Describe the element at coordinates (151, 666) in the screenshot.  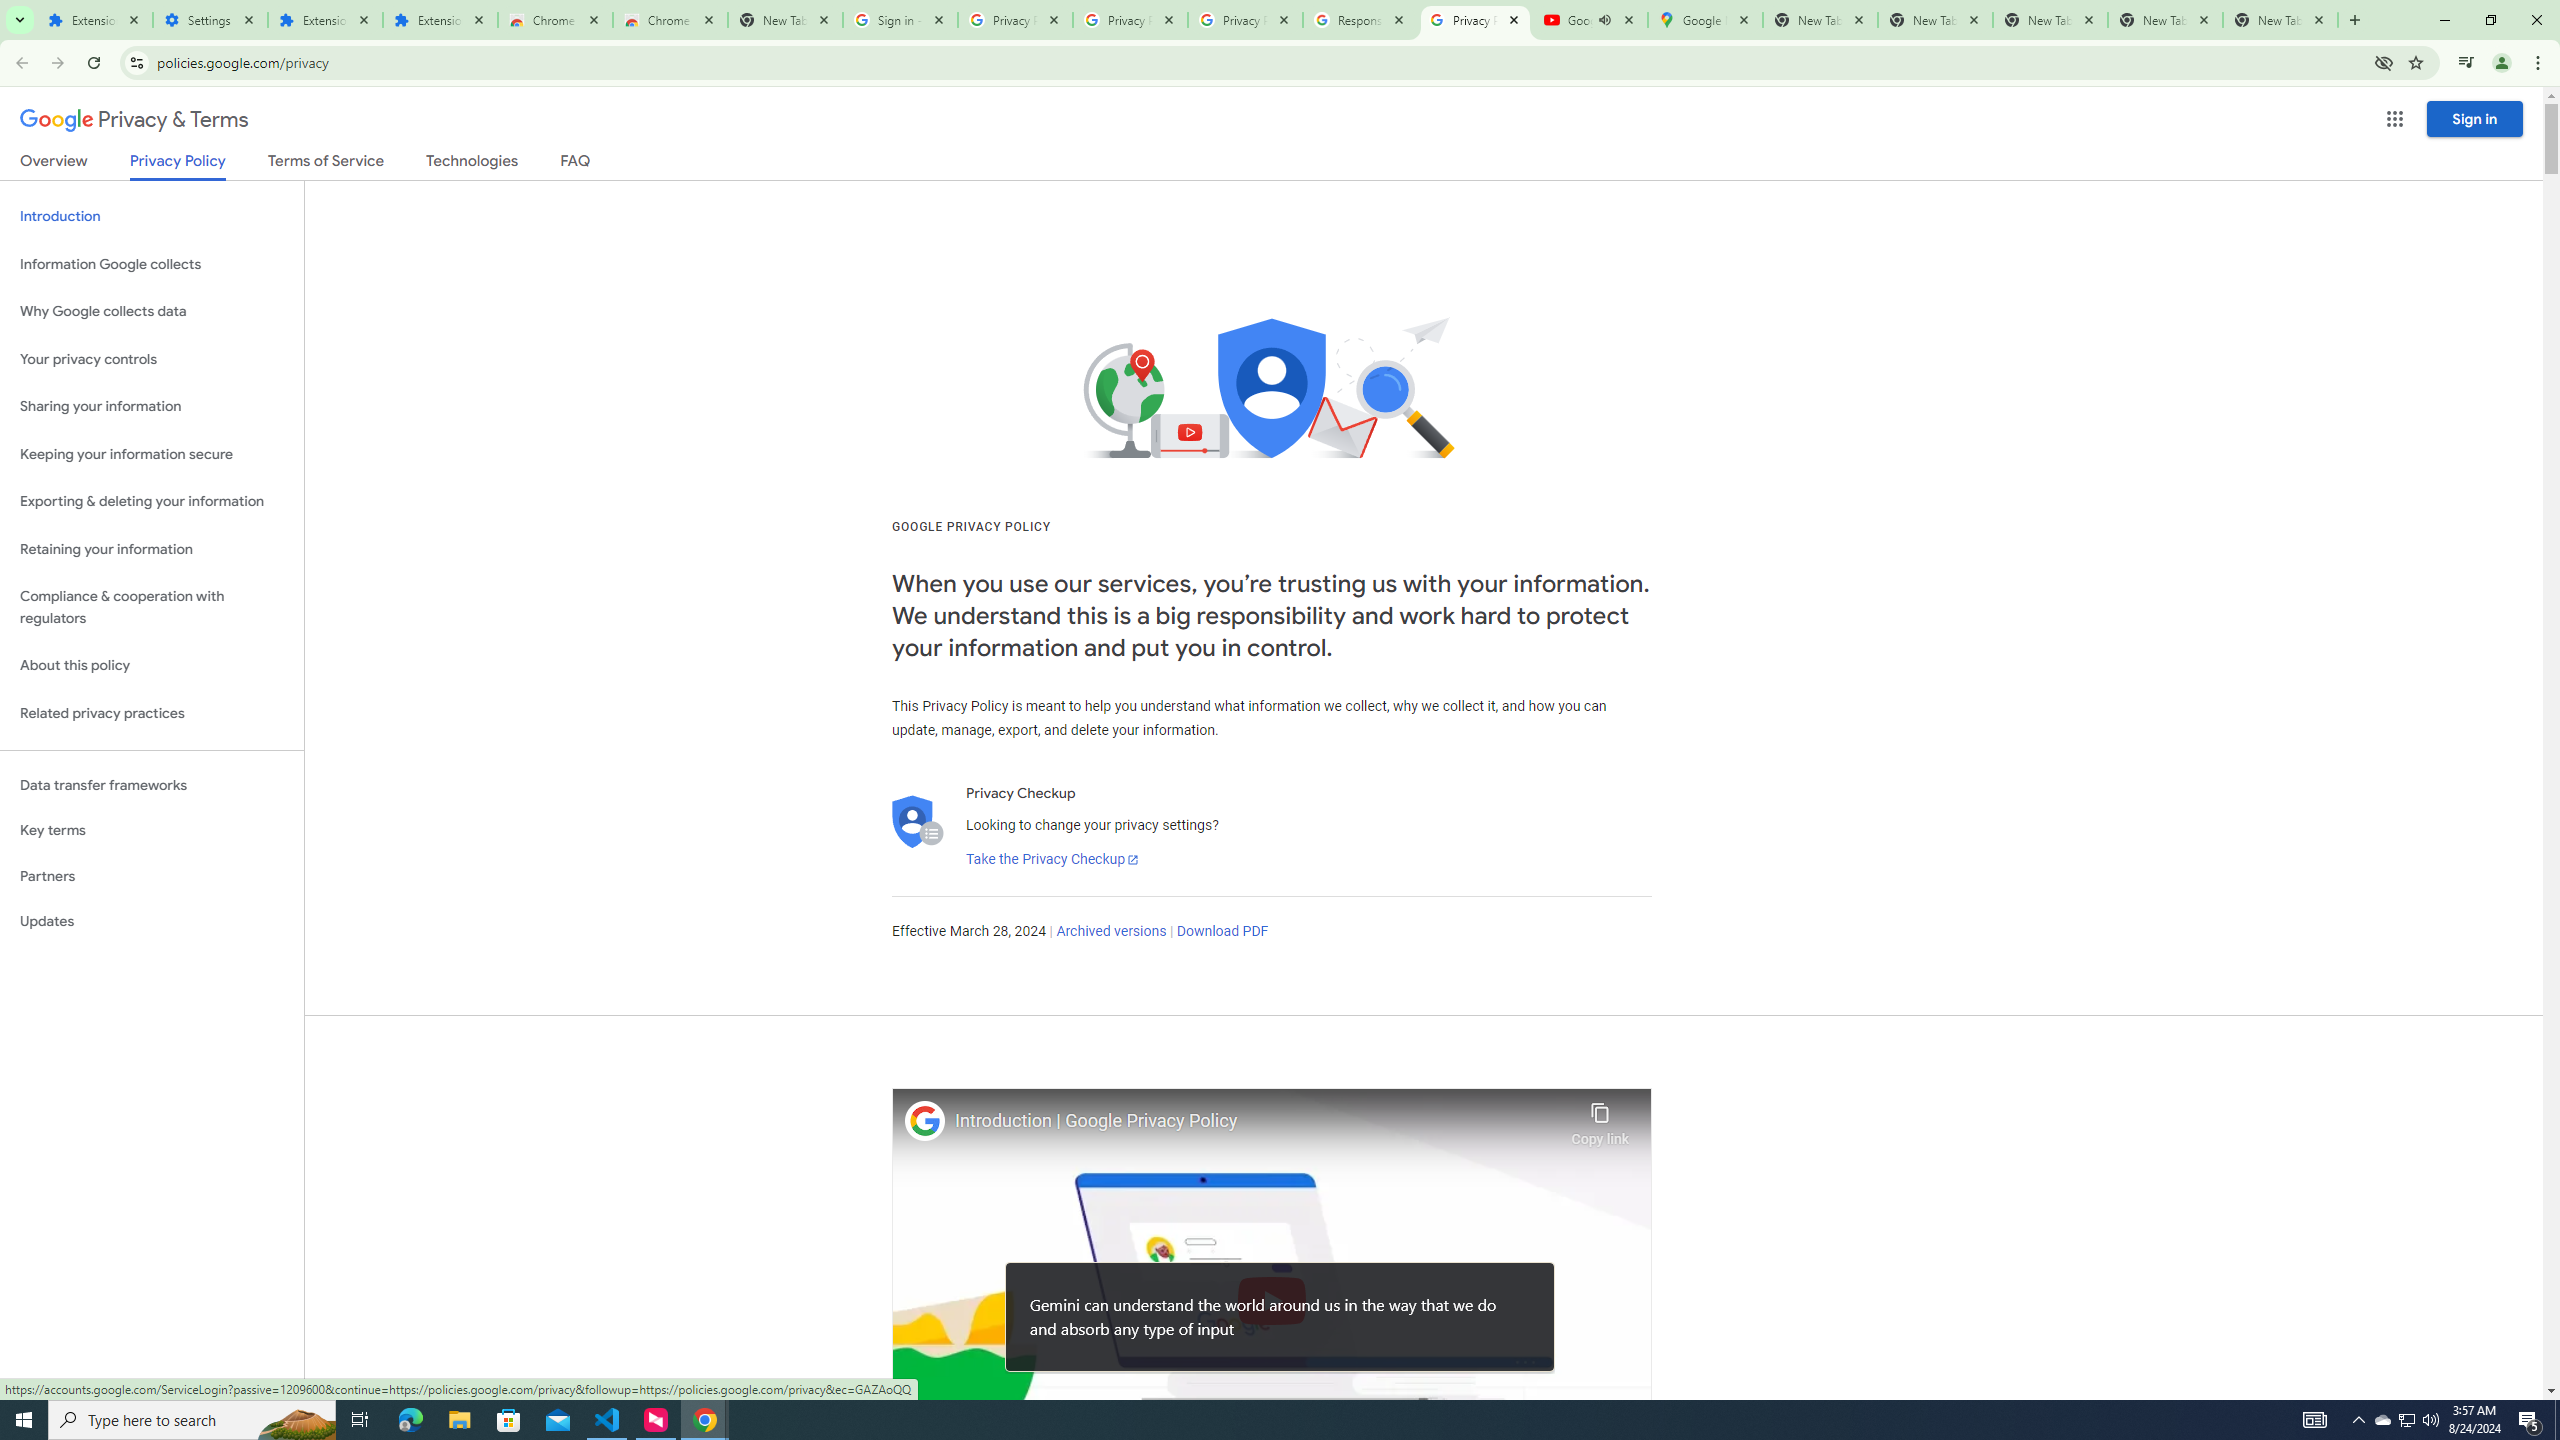
I see `'About this policy'` at that location.